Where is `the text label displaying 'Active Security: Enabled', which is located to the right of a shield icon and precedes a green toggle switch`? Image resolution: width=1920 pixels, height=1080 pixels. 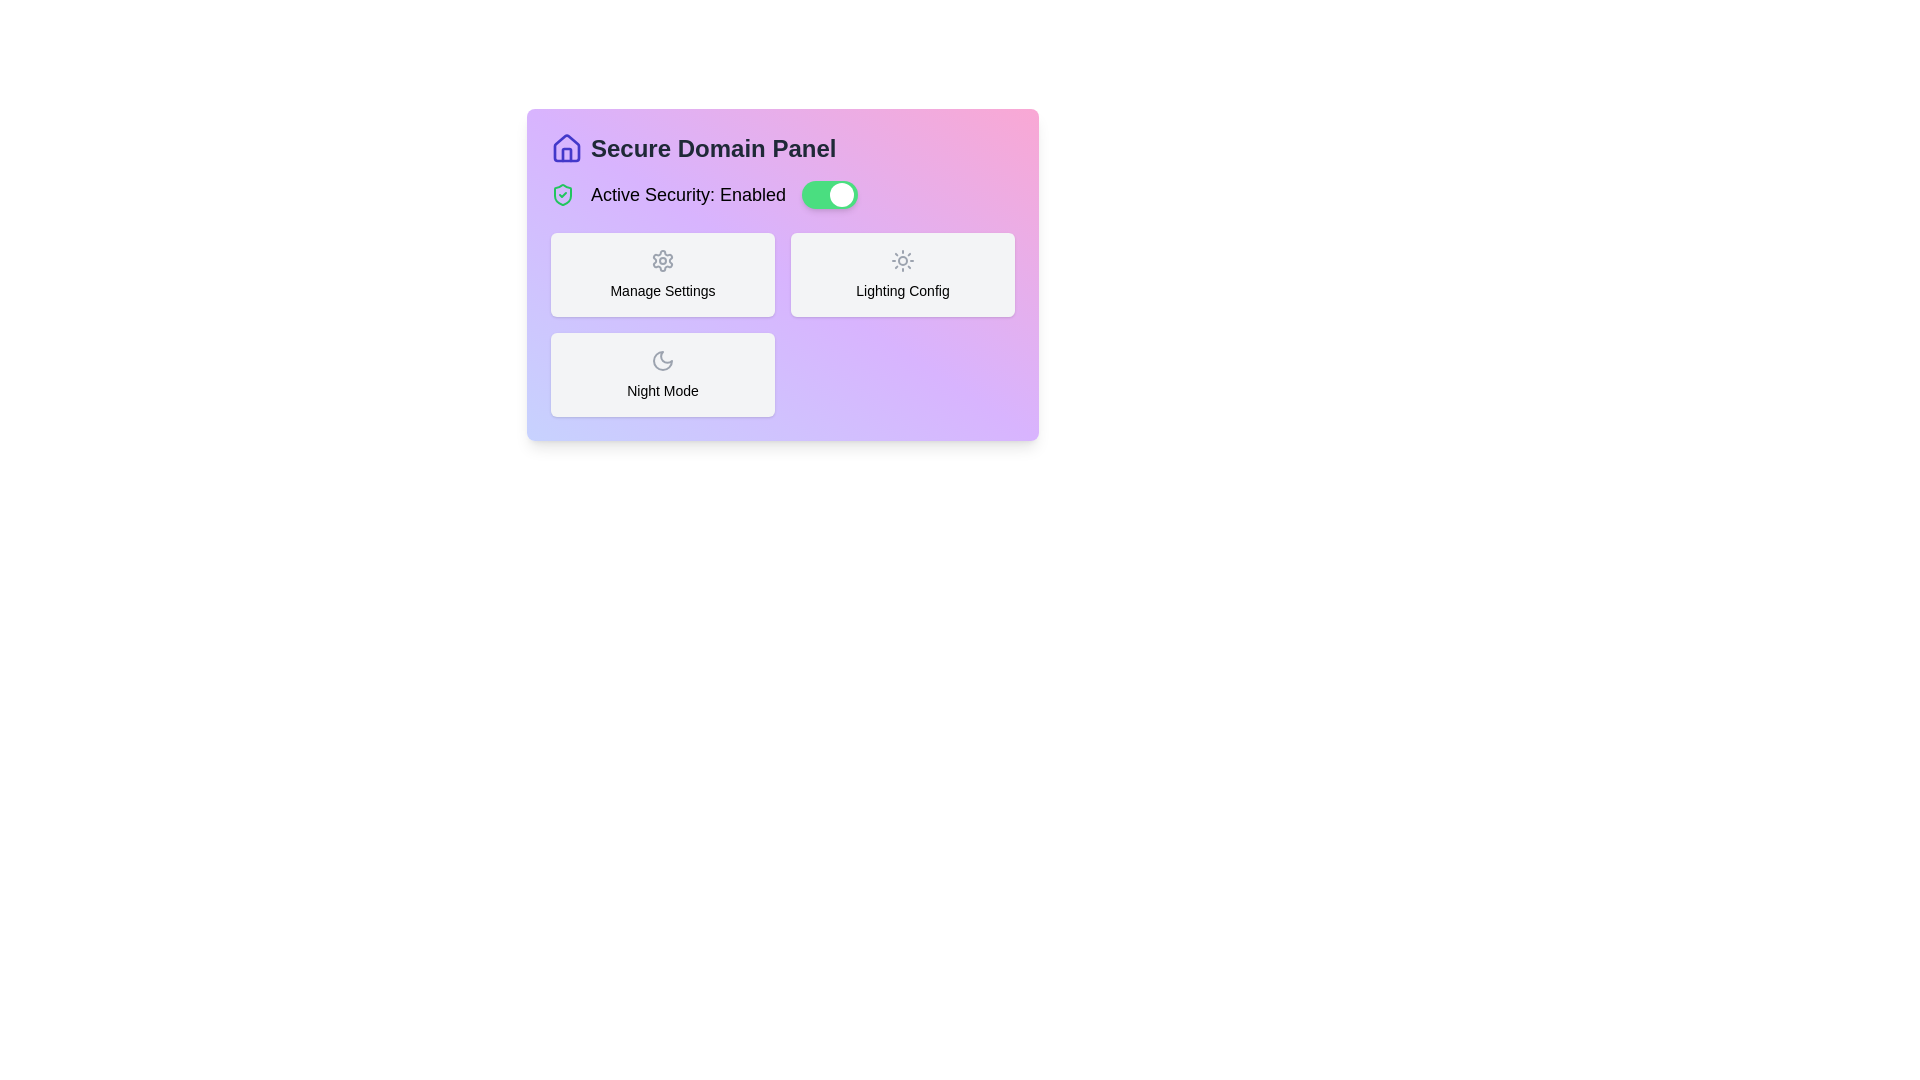 the text label displaying 'Active Security: Enabled', which is located to the right of a shield icon and precedes a green toggle switch is located at coordinates (688, 195).